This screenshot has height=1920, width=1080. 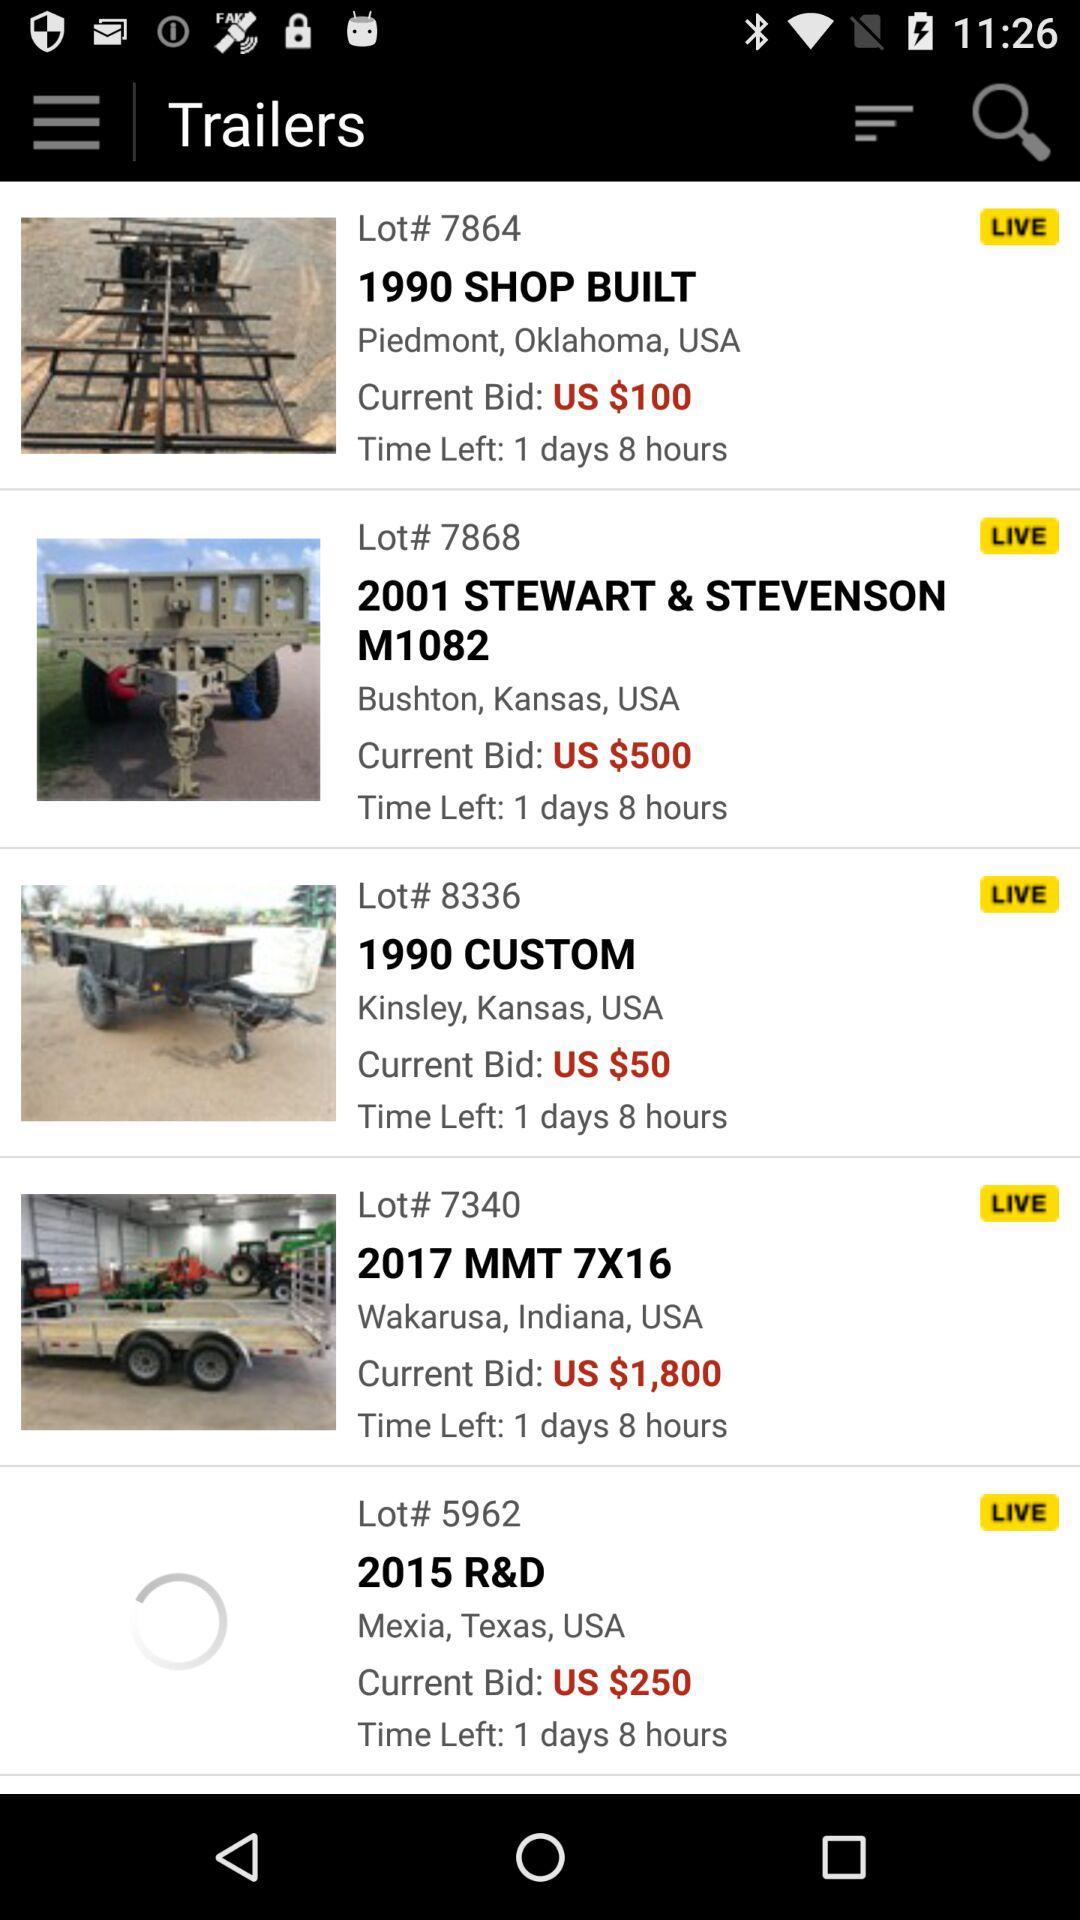 I want to click on icon next to current bid:, so click(x=611, y=1062).